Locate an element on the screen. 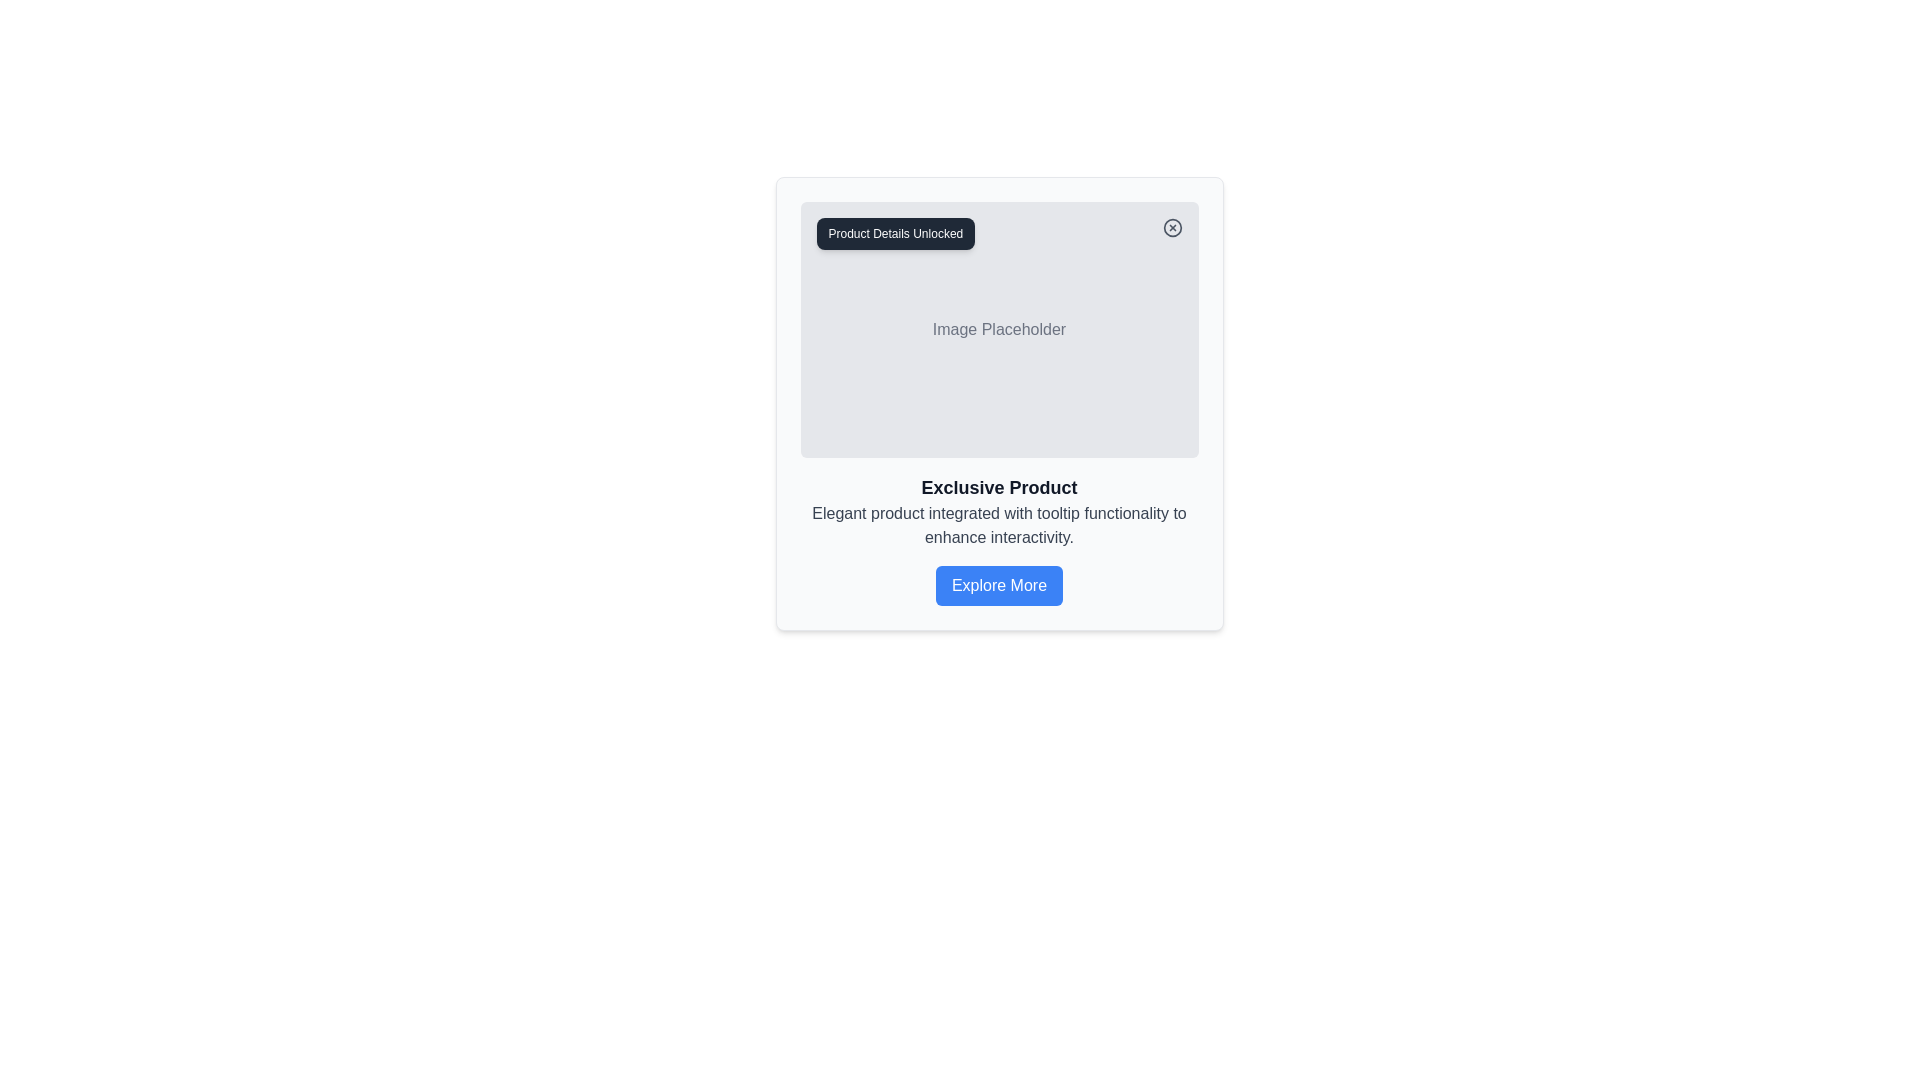  the close button is located at coordinates (1172, 226).